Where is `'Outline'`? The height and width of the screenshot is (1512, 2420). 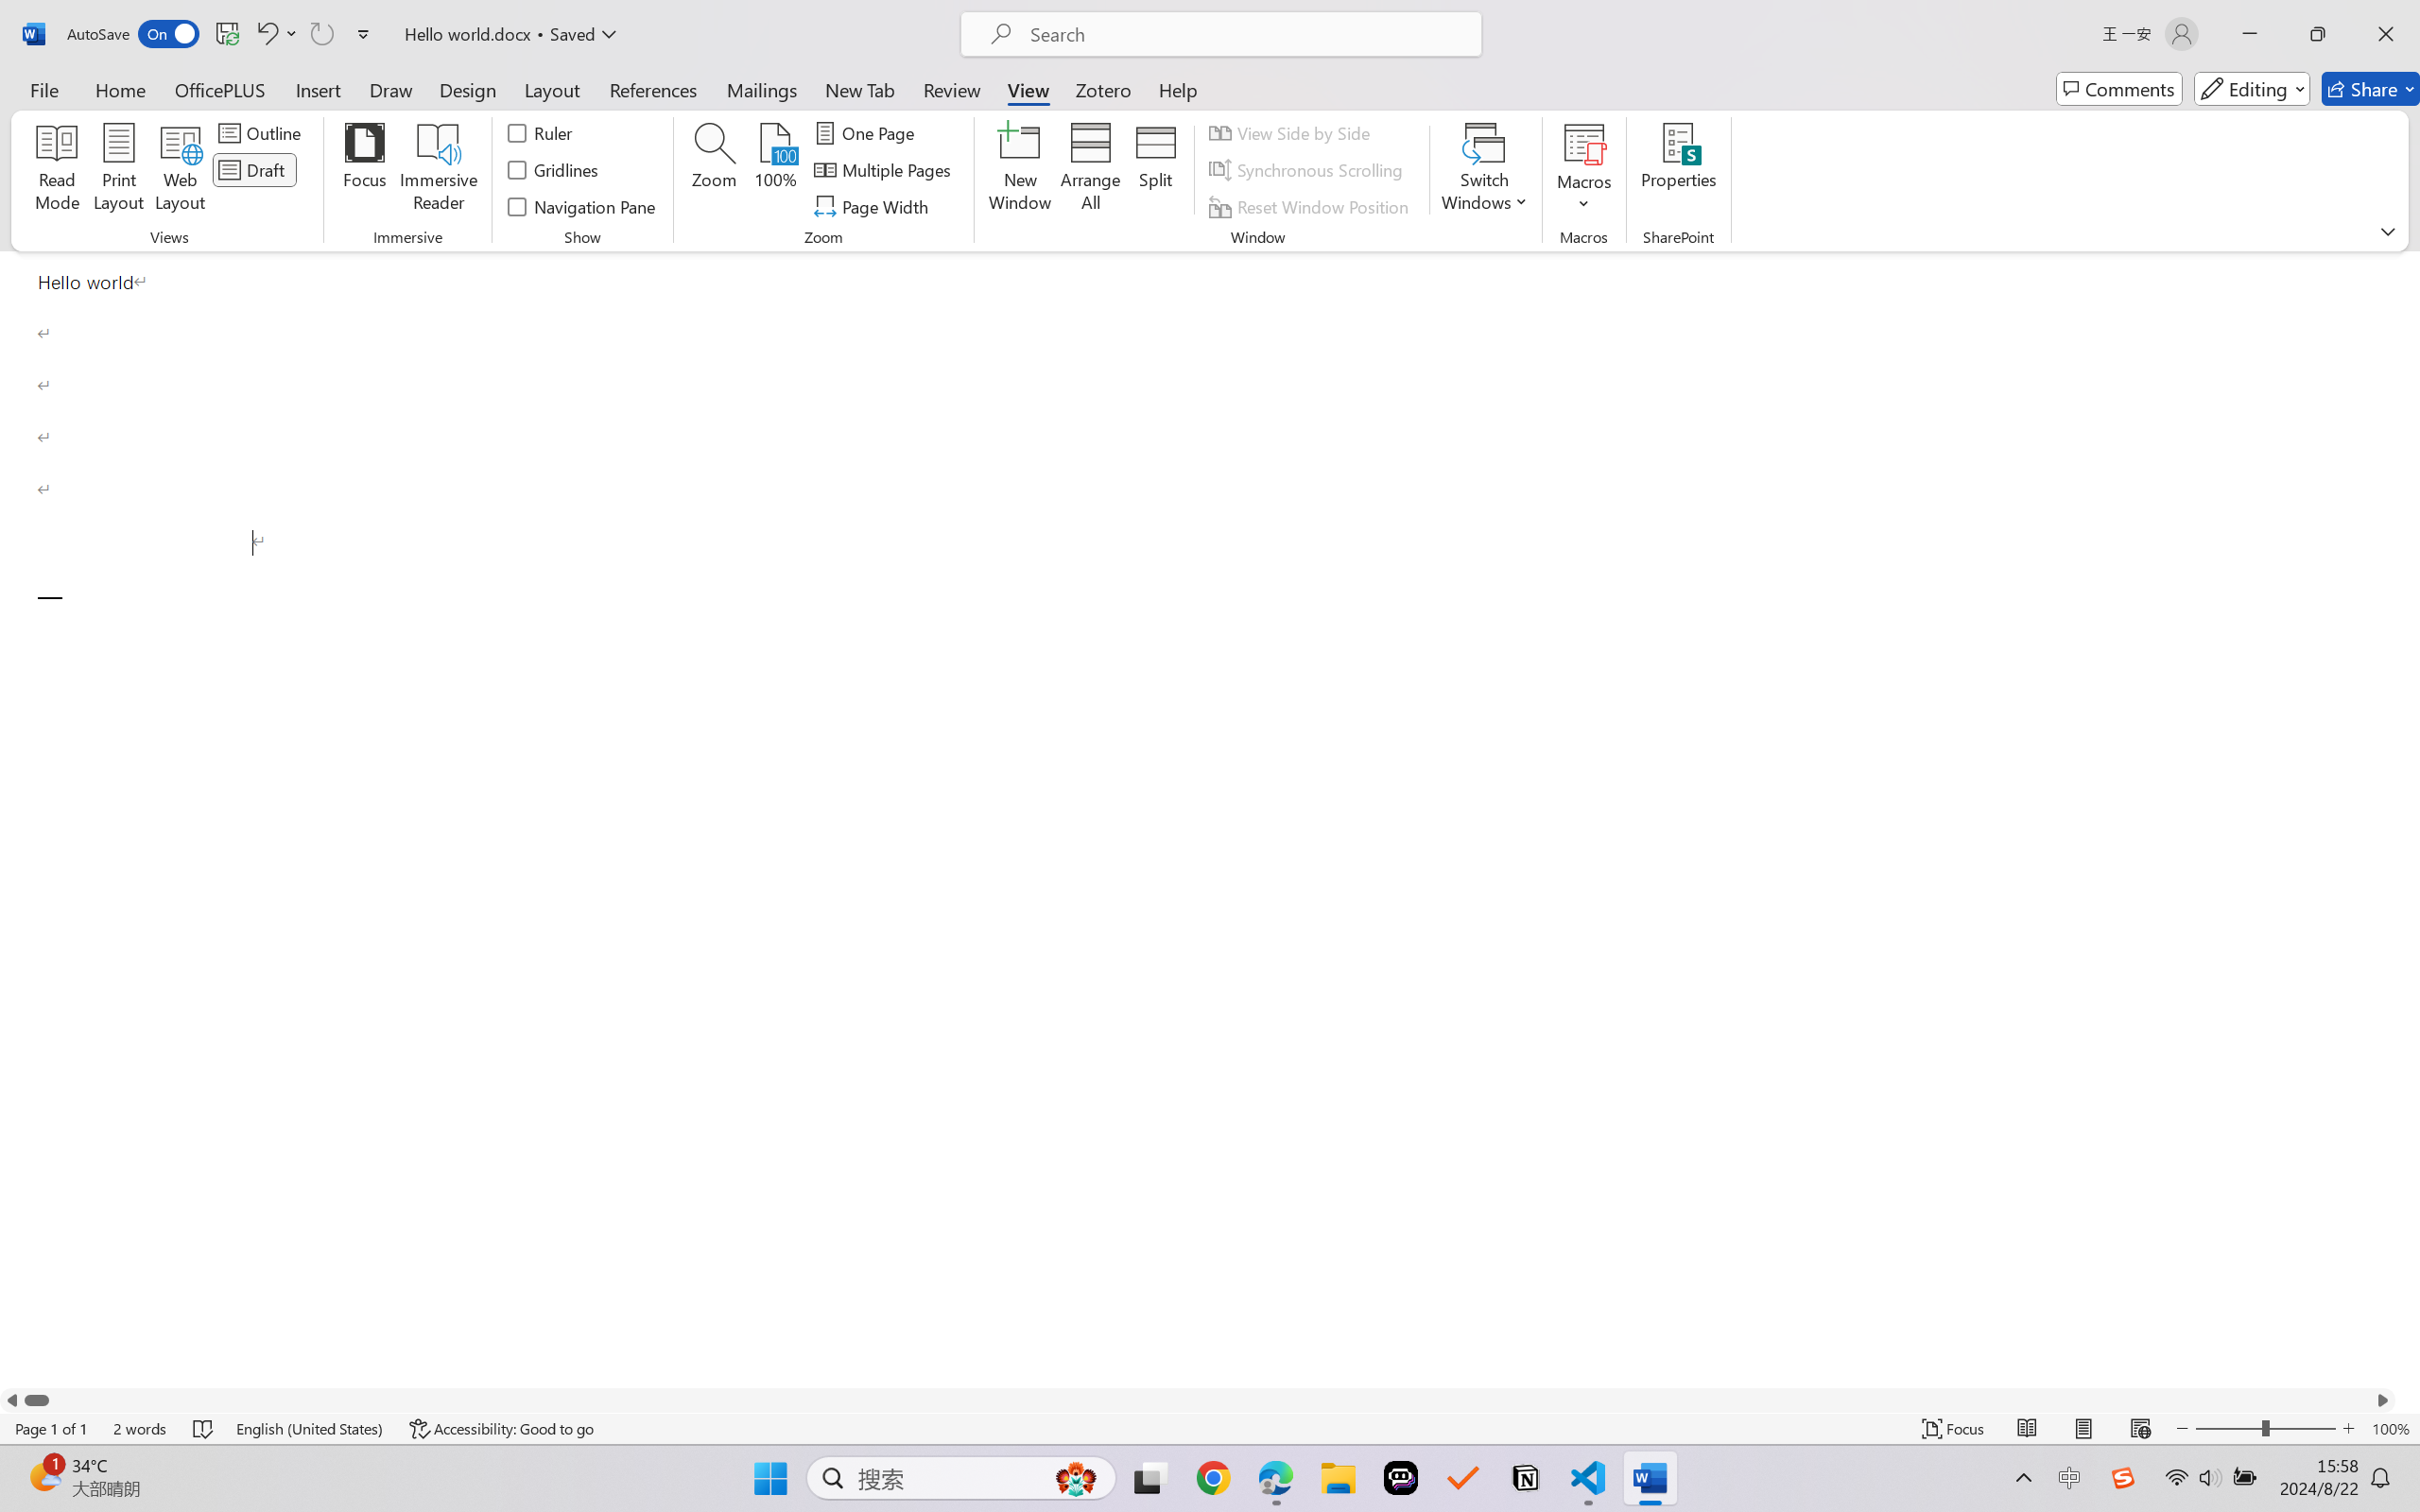
'Outline' is located at coordinates (261, 131).